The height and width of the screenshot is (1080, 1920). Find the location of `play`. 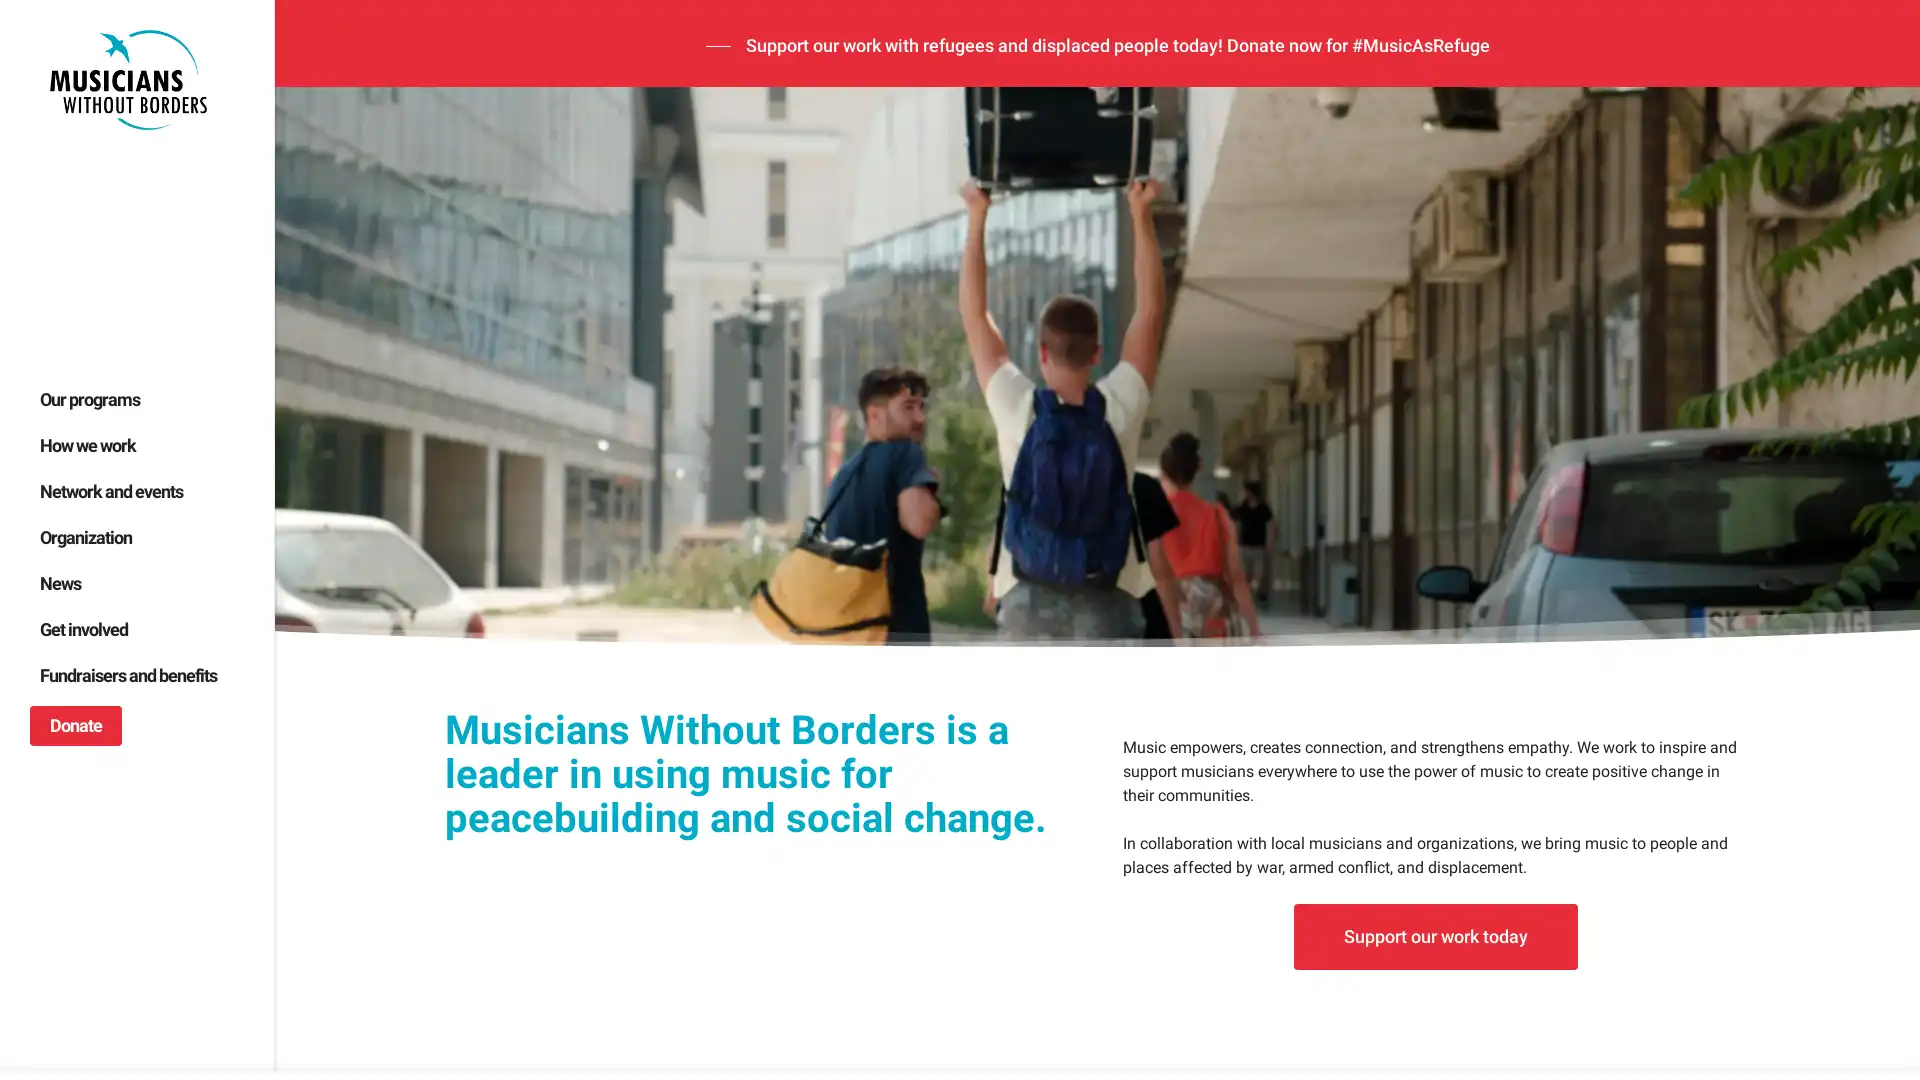

play is located at coordinates (320, 792).